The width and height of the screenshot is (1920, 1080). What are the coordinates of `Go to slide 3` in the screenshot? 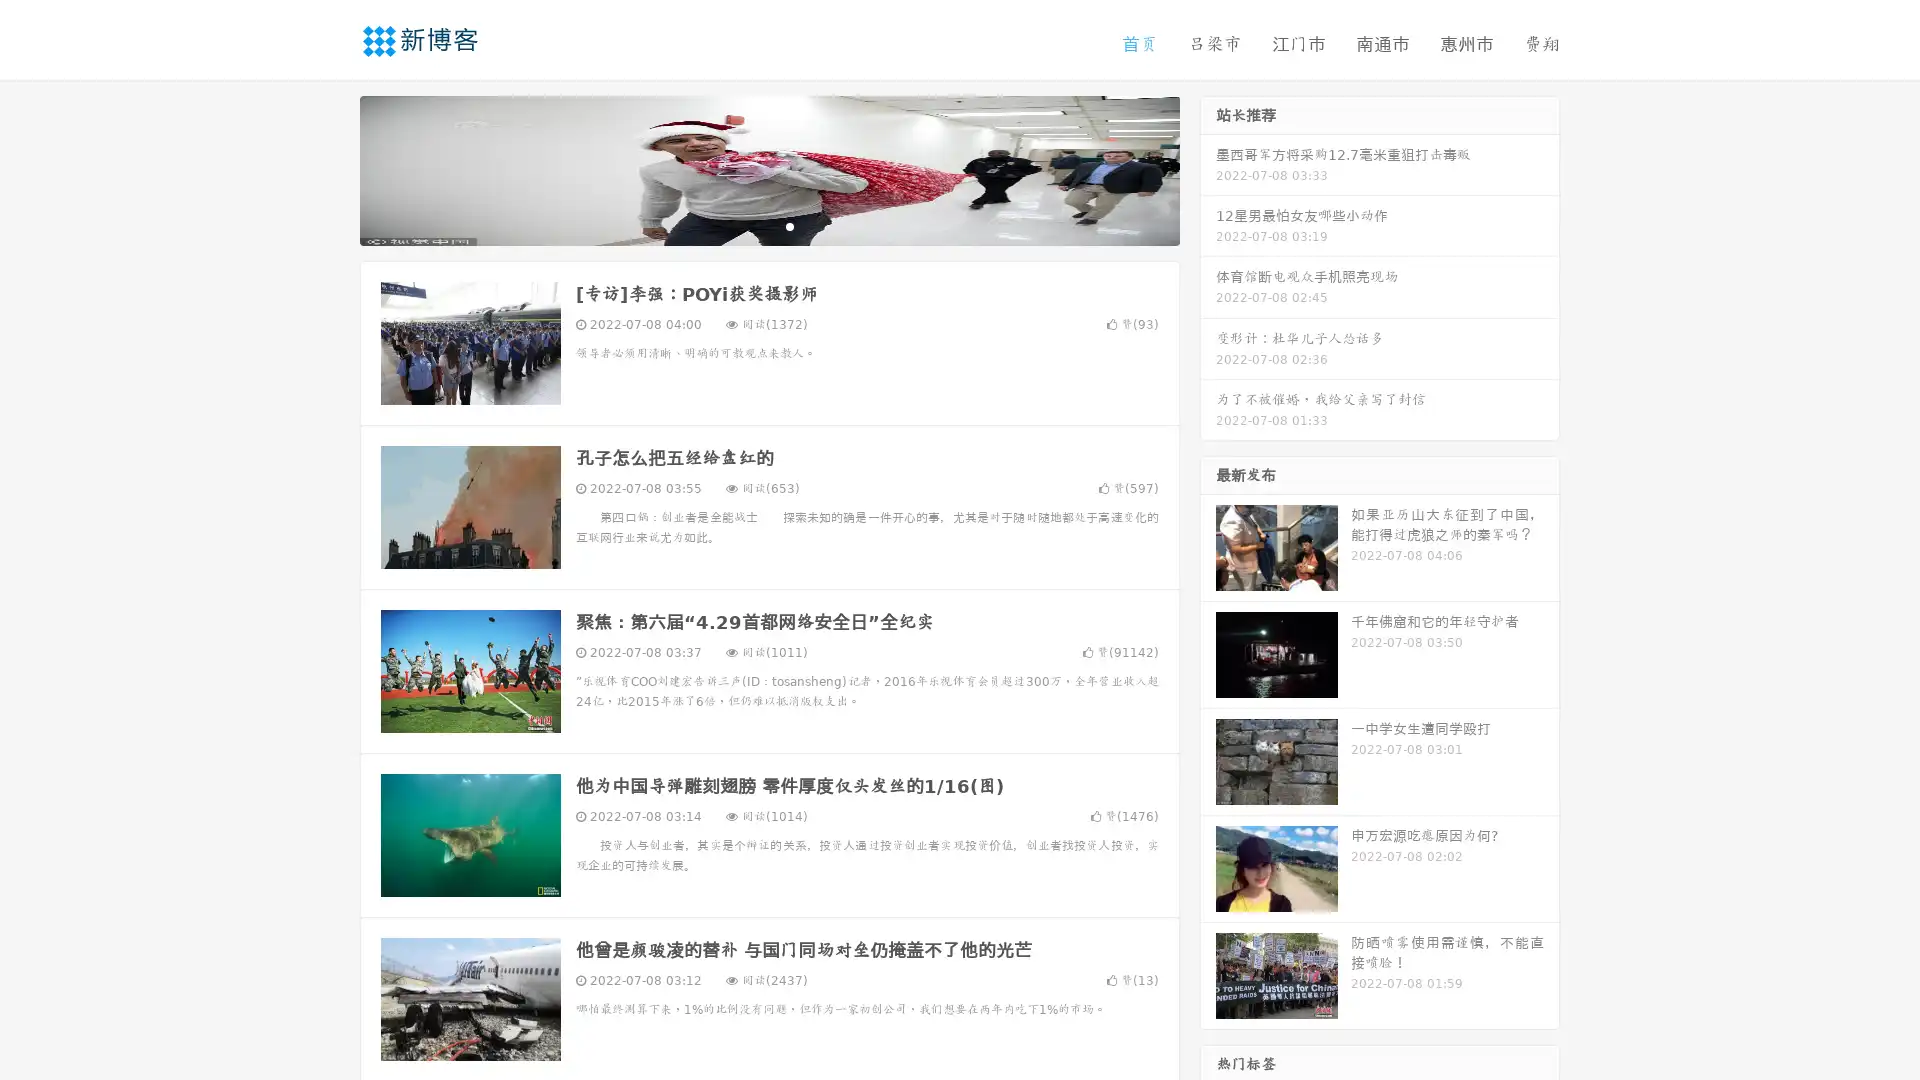 It's located at (789, 225).